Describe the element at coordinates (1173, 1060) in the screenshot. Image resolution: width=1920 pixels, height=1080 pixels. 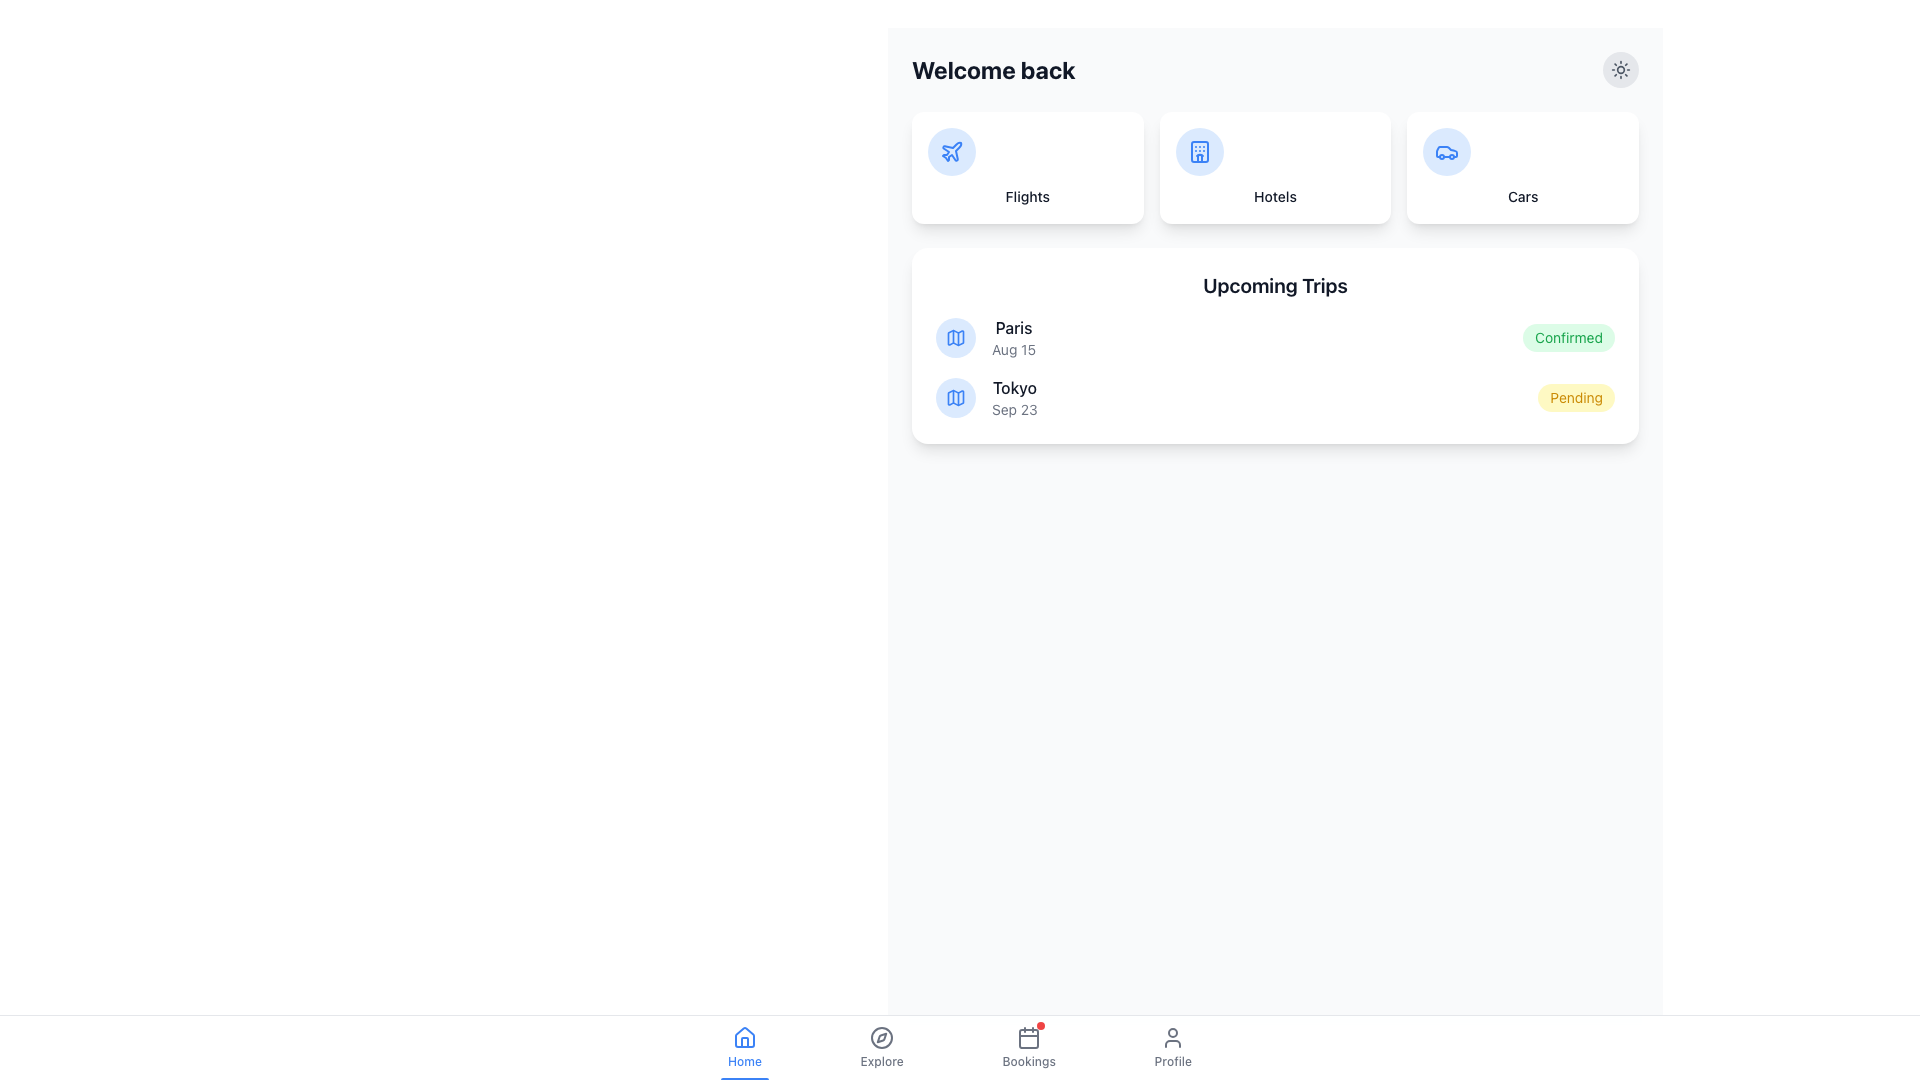
I see `the text label indicating the user profile section, which is the fourth item in the bottom navigation bar` at that location.